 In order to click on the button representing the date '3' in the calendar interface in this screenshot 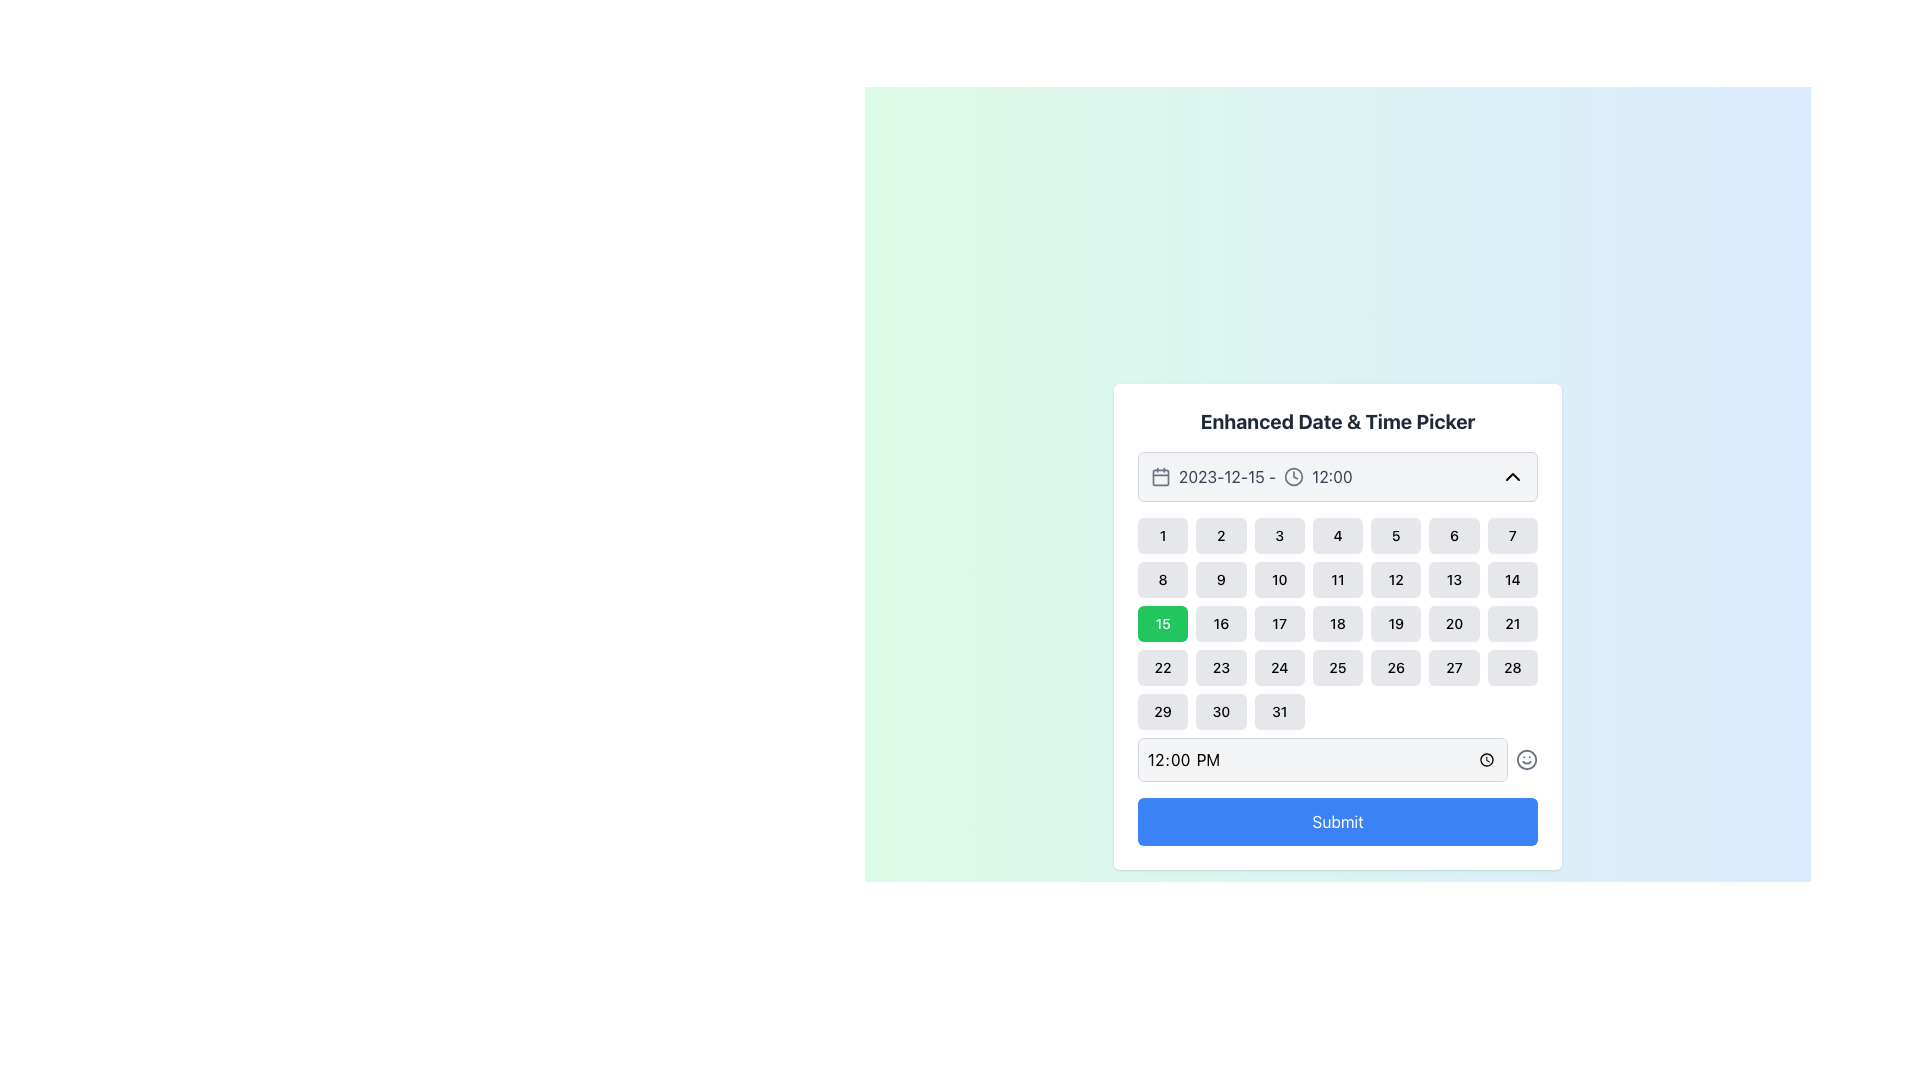, I will do `click(1278, 535)`.